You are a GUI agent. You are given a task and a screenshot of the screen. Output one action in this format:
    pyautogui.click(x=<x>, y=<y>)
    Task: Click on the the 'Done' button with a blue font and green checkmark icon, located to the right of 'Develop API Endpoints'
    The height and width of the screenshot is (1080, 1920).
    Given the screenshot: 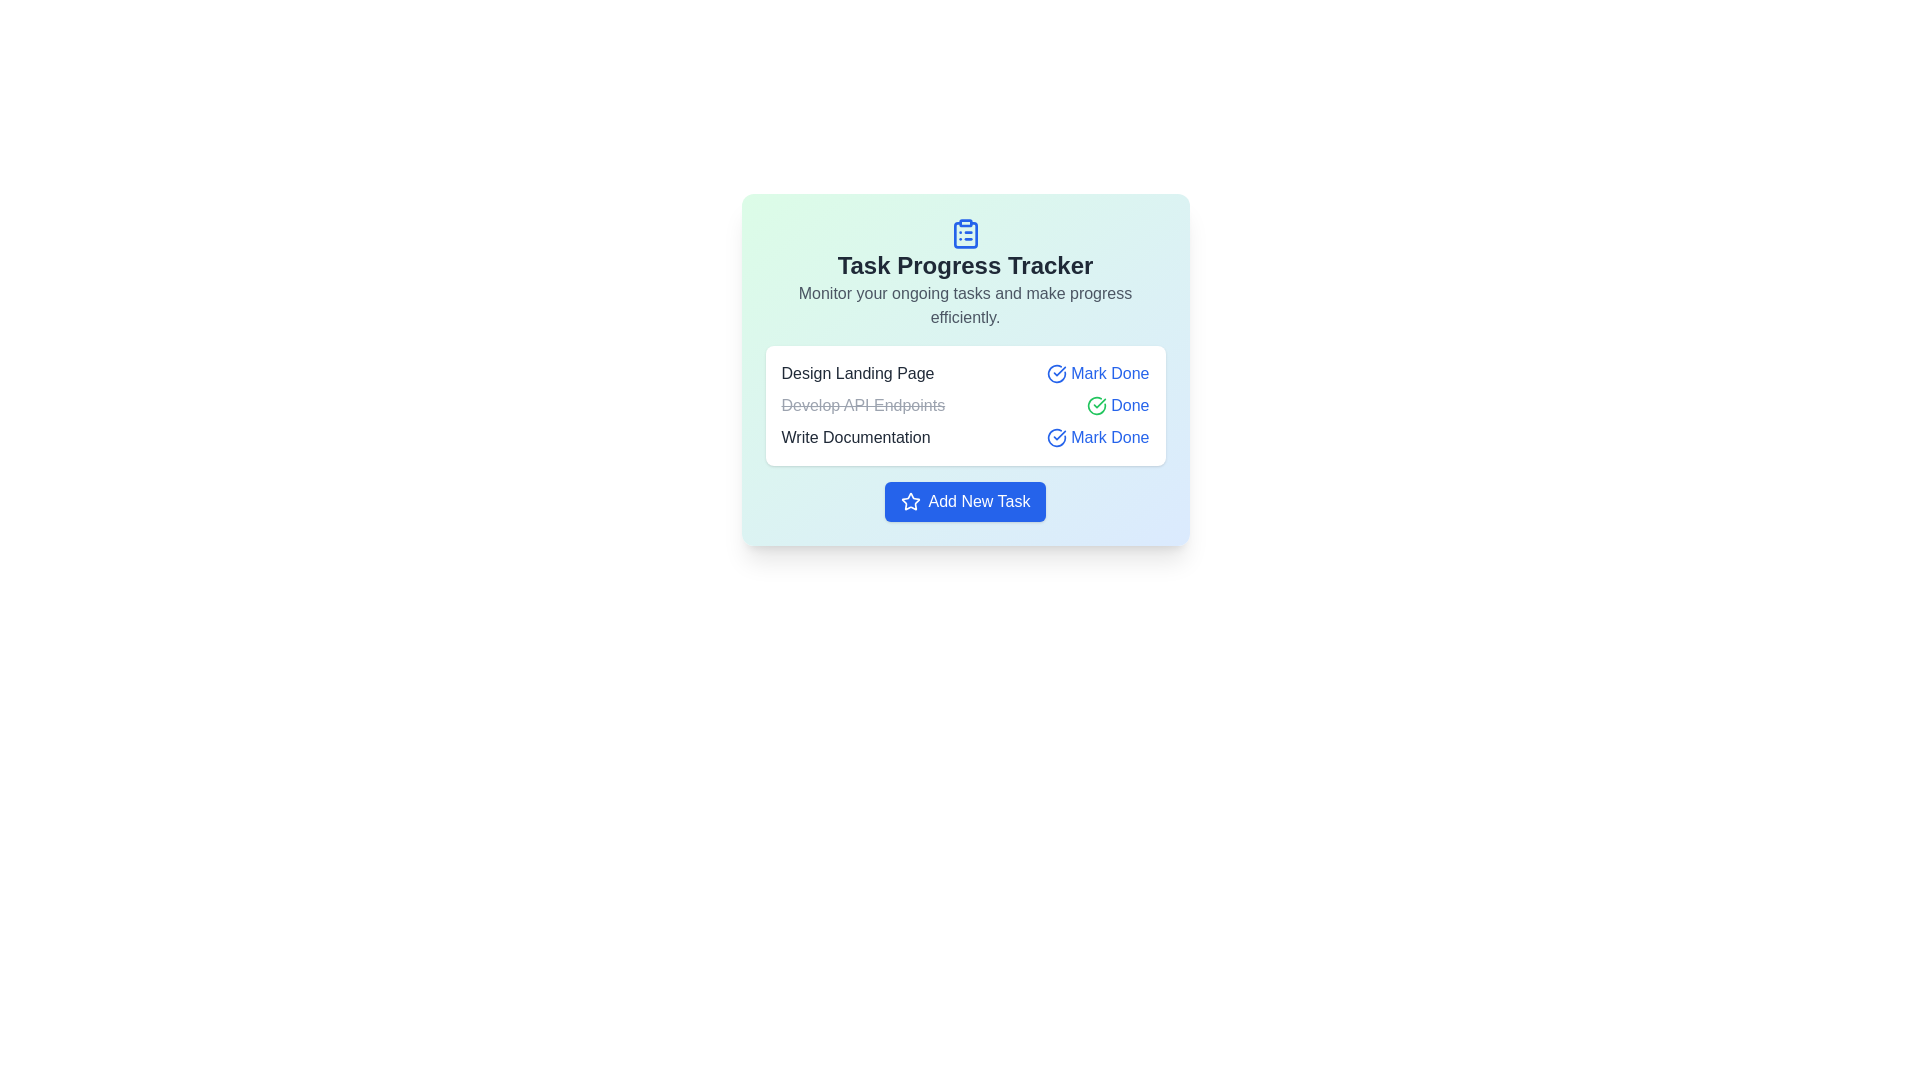 What is the action you would take?
    pyautogui.click(x=1117, y=405)
    